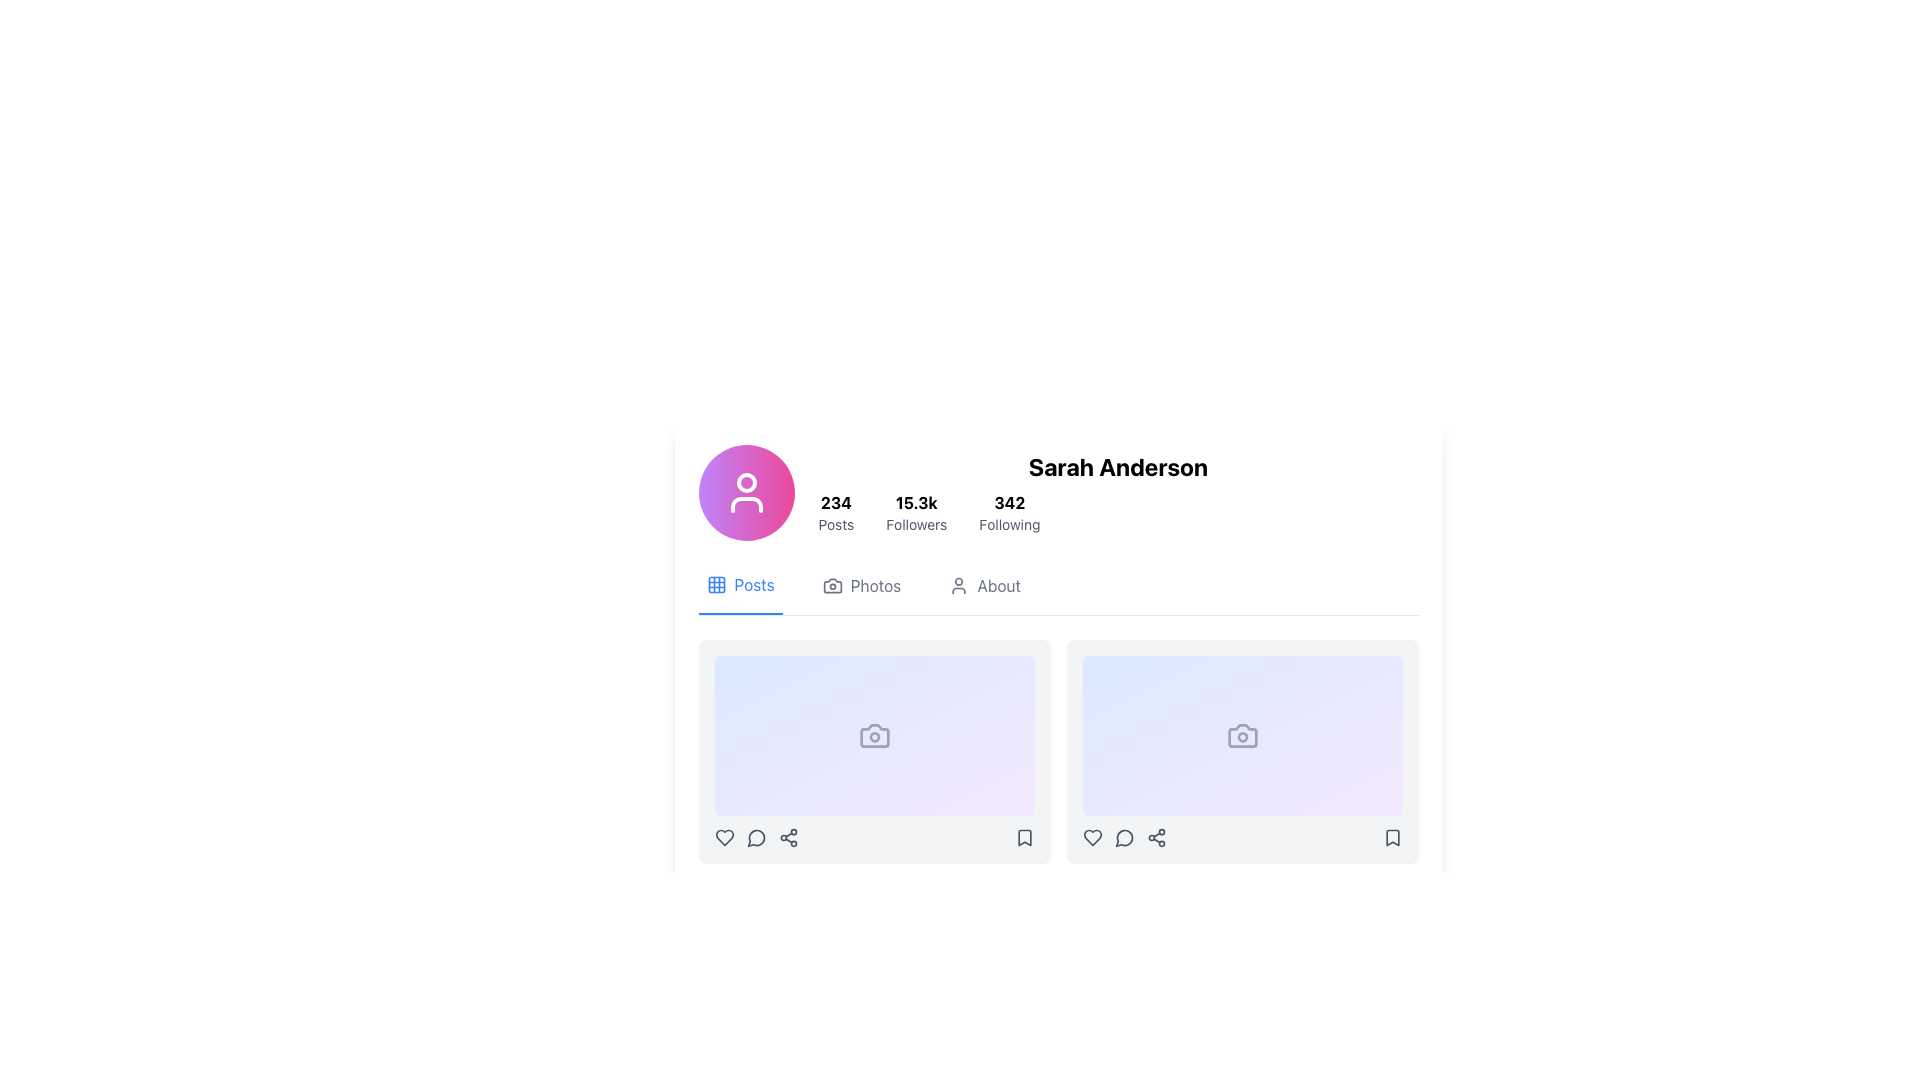 The image size is (1920, 1080). What do you see at coordinates (862, 593) in the screenshot?
I see `the 'Photos' button, which is the second option in the navigation bar` at bounding box center [862, 593].